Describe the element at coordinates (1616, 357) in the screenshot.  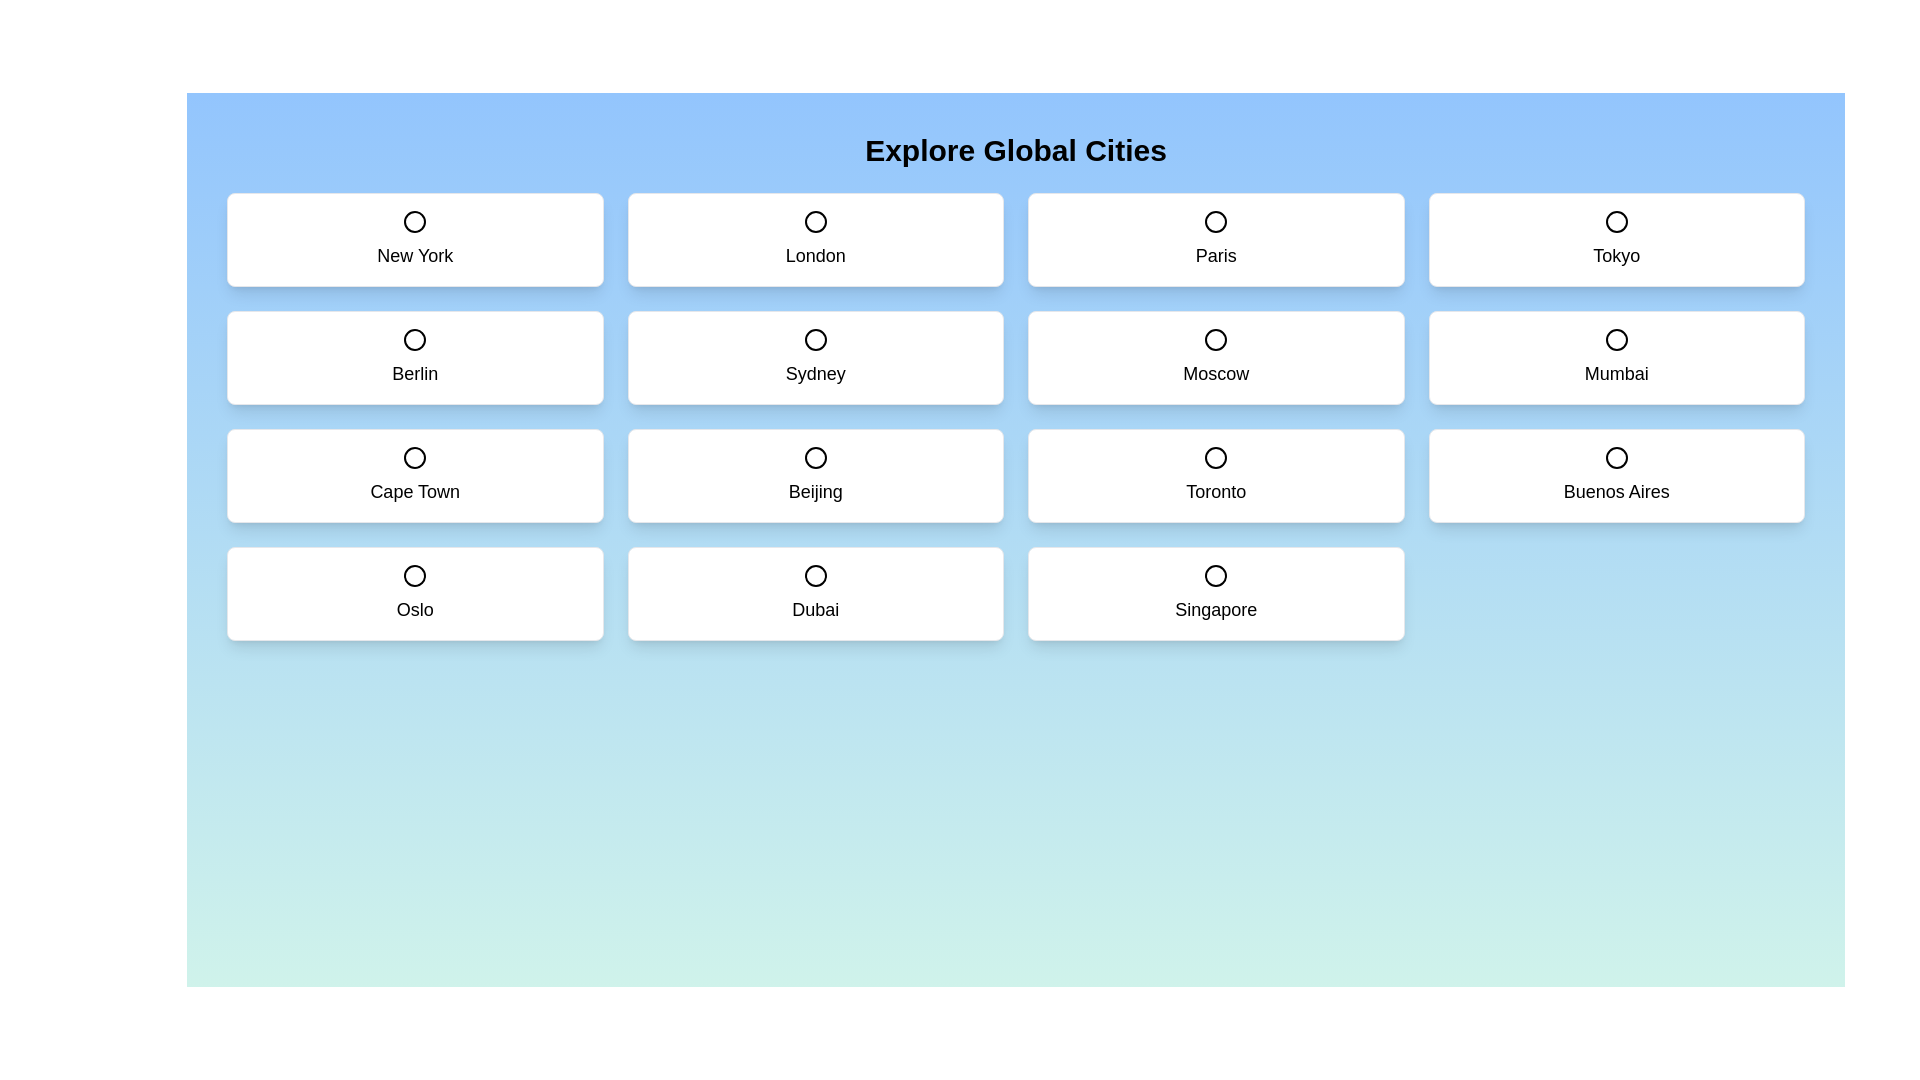
I see `the city card labeled Mumbai to toggle its selection state` at that location.